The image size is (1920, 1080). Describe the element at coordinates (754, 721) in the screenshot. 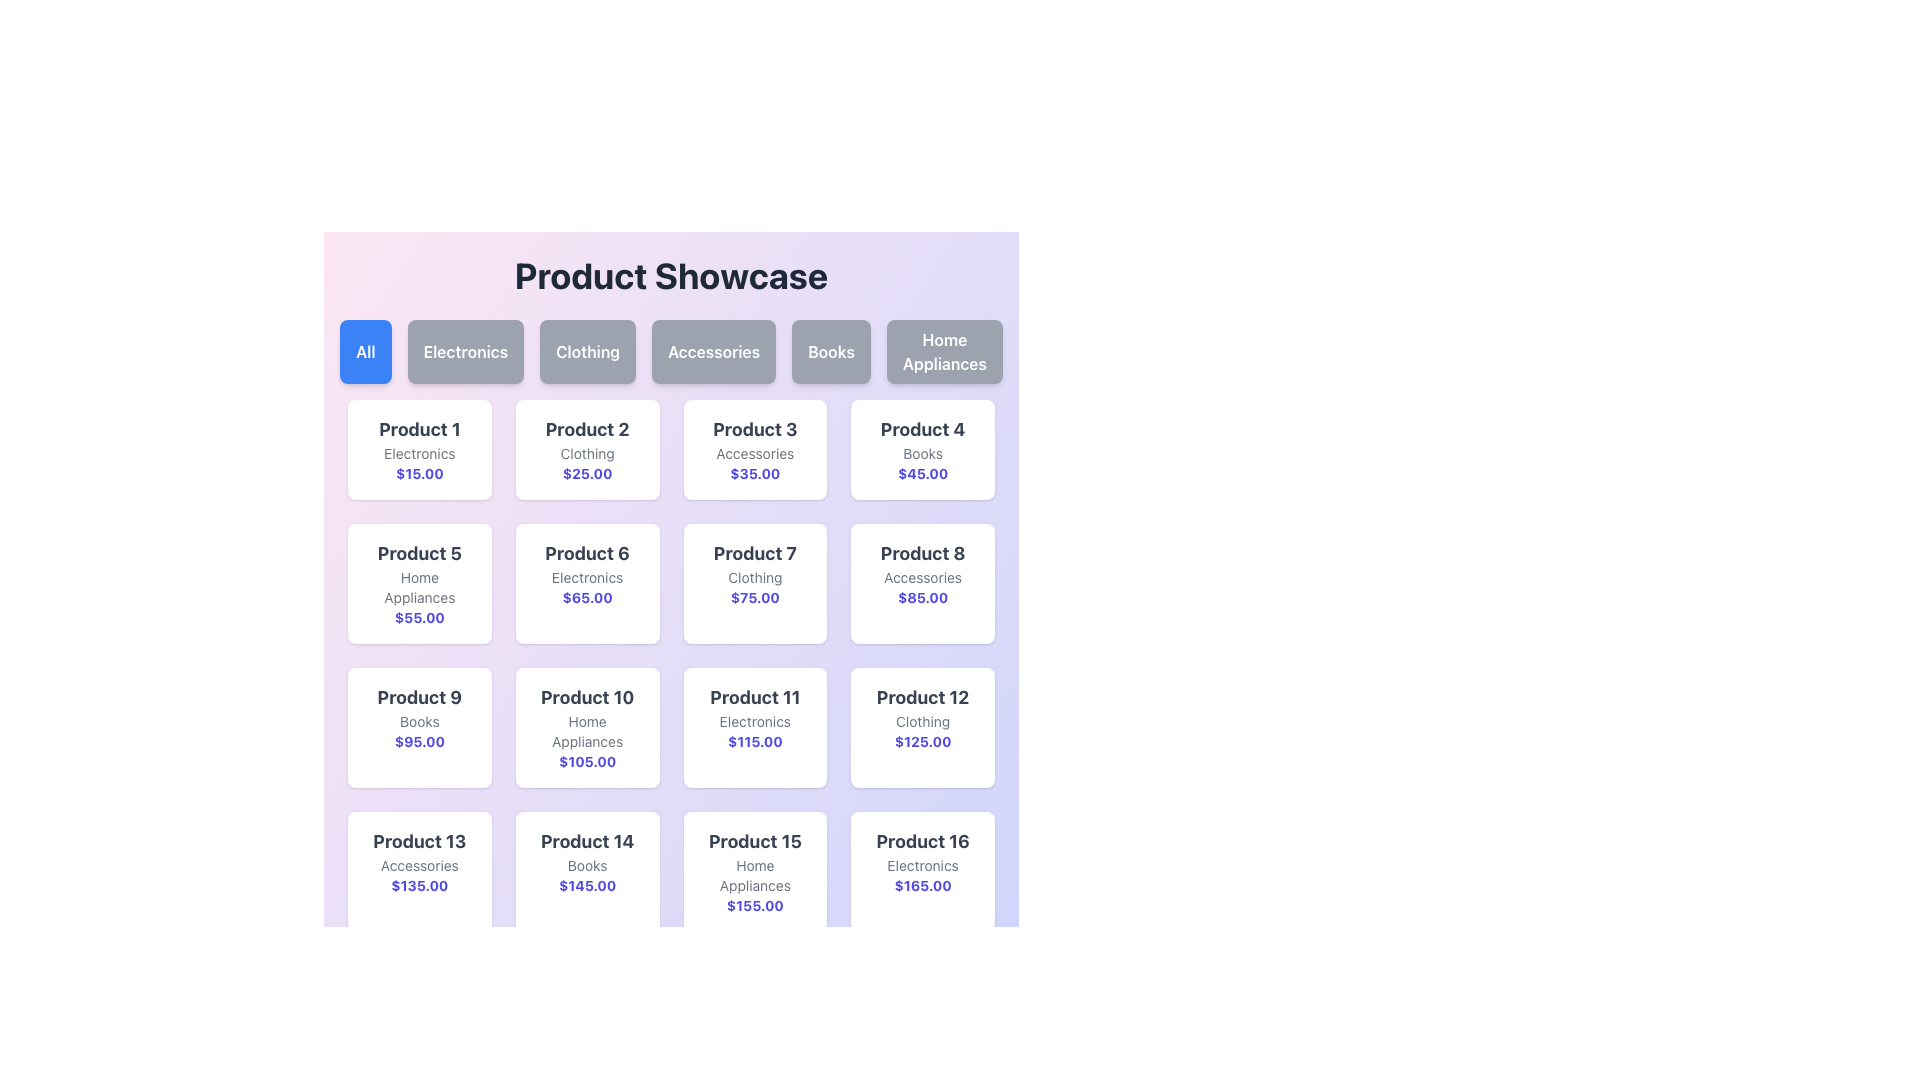

I see `the text label displaying 'Electronics' located beneath the title 'Product 11' and above the price '$115.00' in the third row and third column of the grid layout` at that location.